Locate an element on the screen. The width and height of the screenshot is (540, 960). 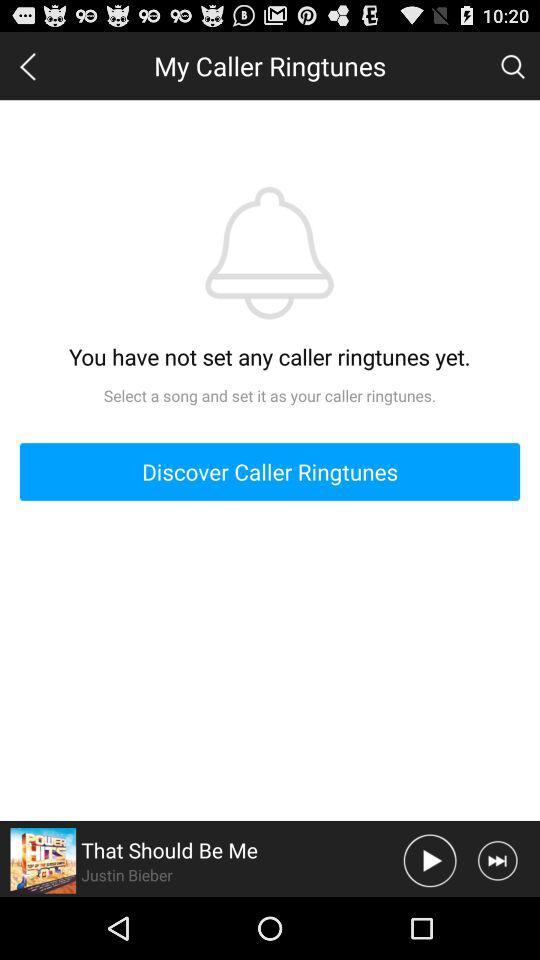
movie is located at coordinates (429, 859).